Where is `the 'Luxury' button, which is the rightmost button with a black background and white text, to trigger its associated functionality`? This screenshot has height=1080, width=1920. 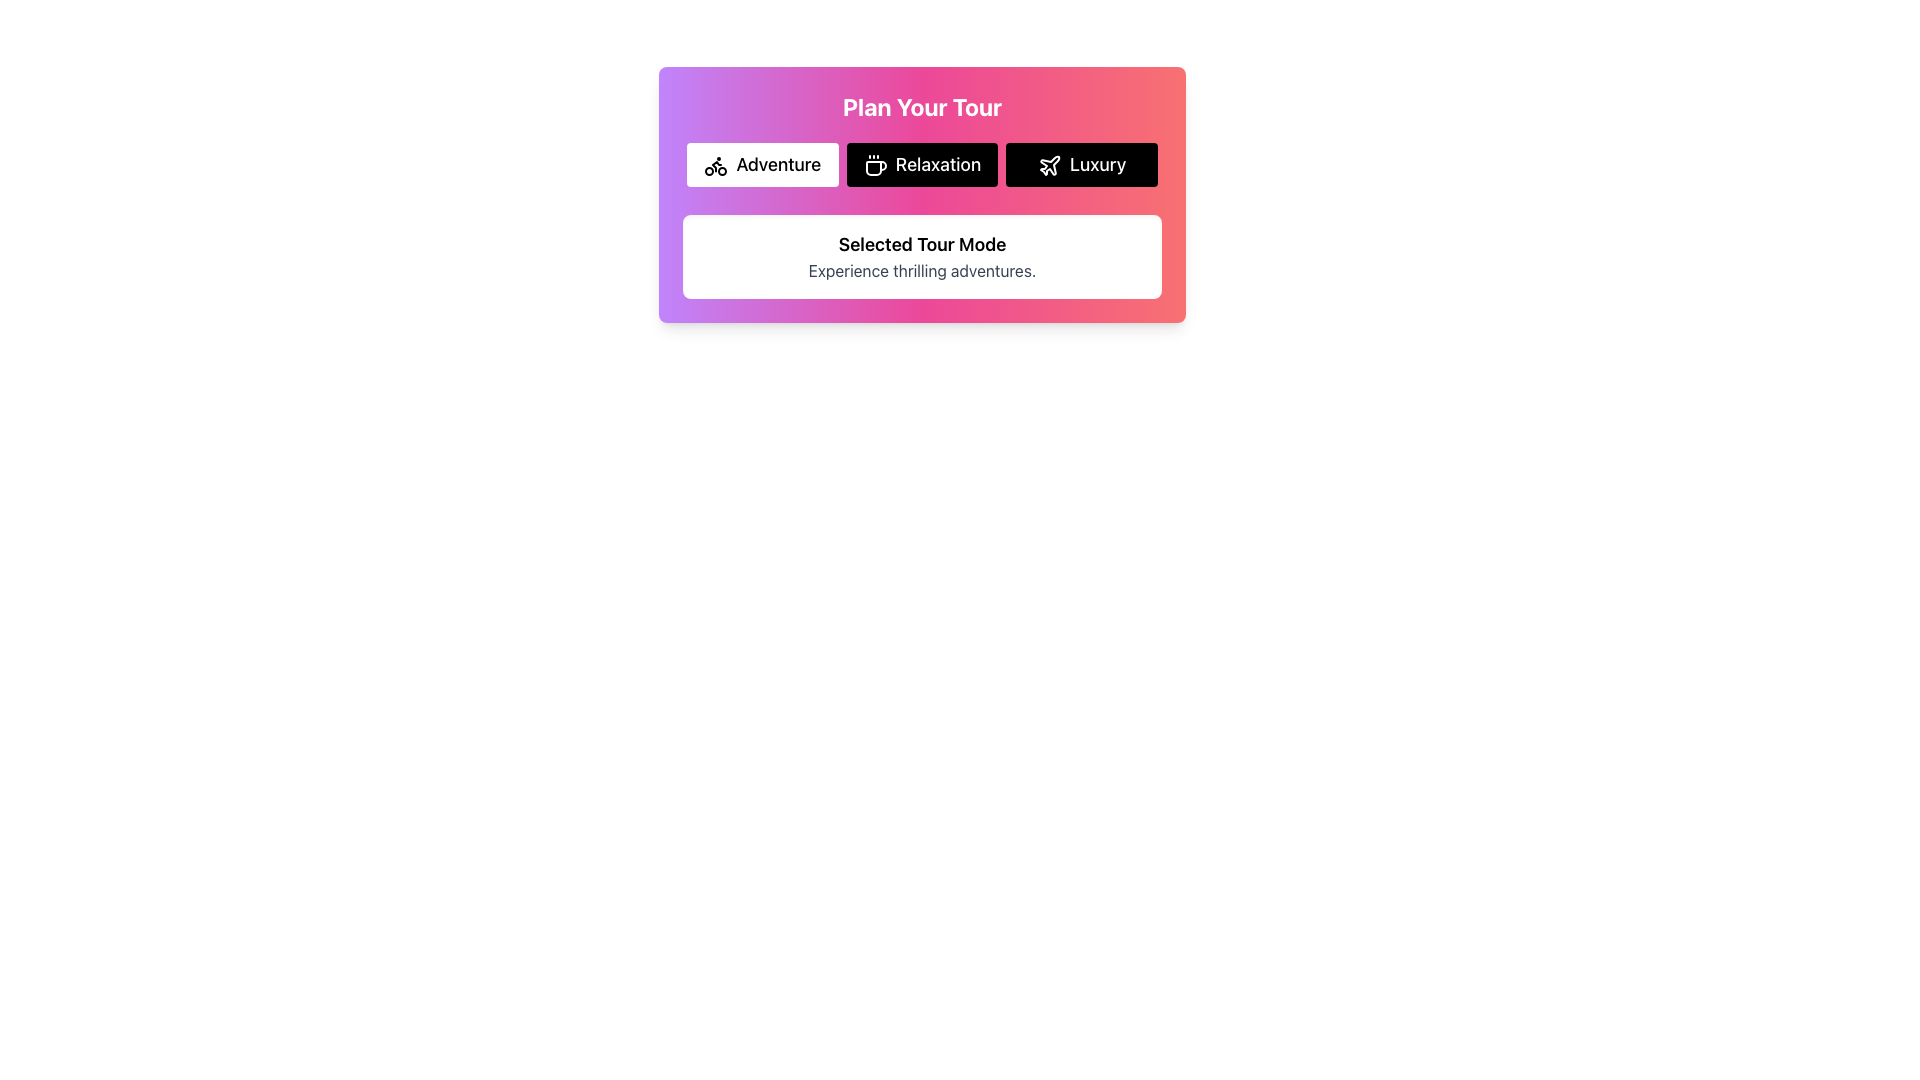 the 'Luxury' button, which is the rightmost button with a black background and white text, to trigger its associated functionality is located at coordinates (1081, 164).